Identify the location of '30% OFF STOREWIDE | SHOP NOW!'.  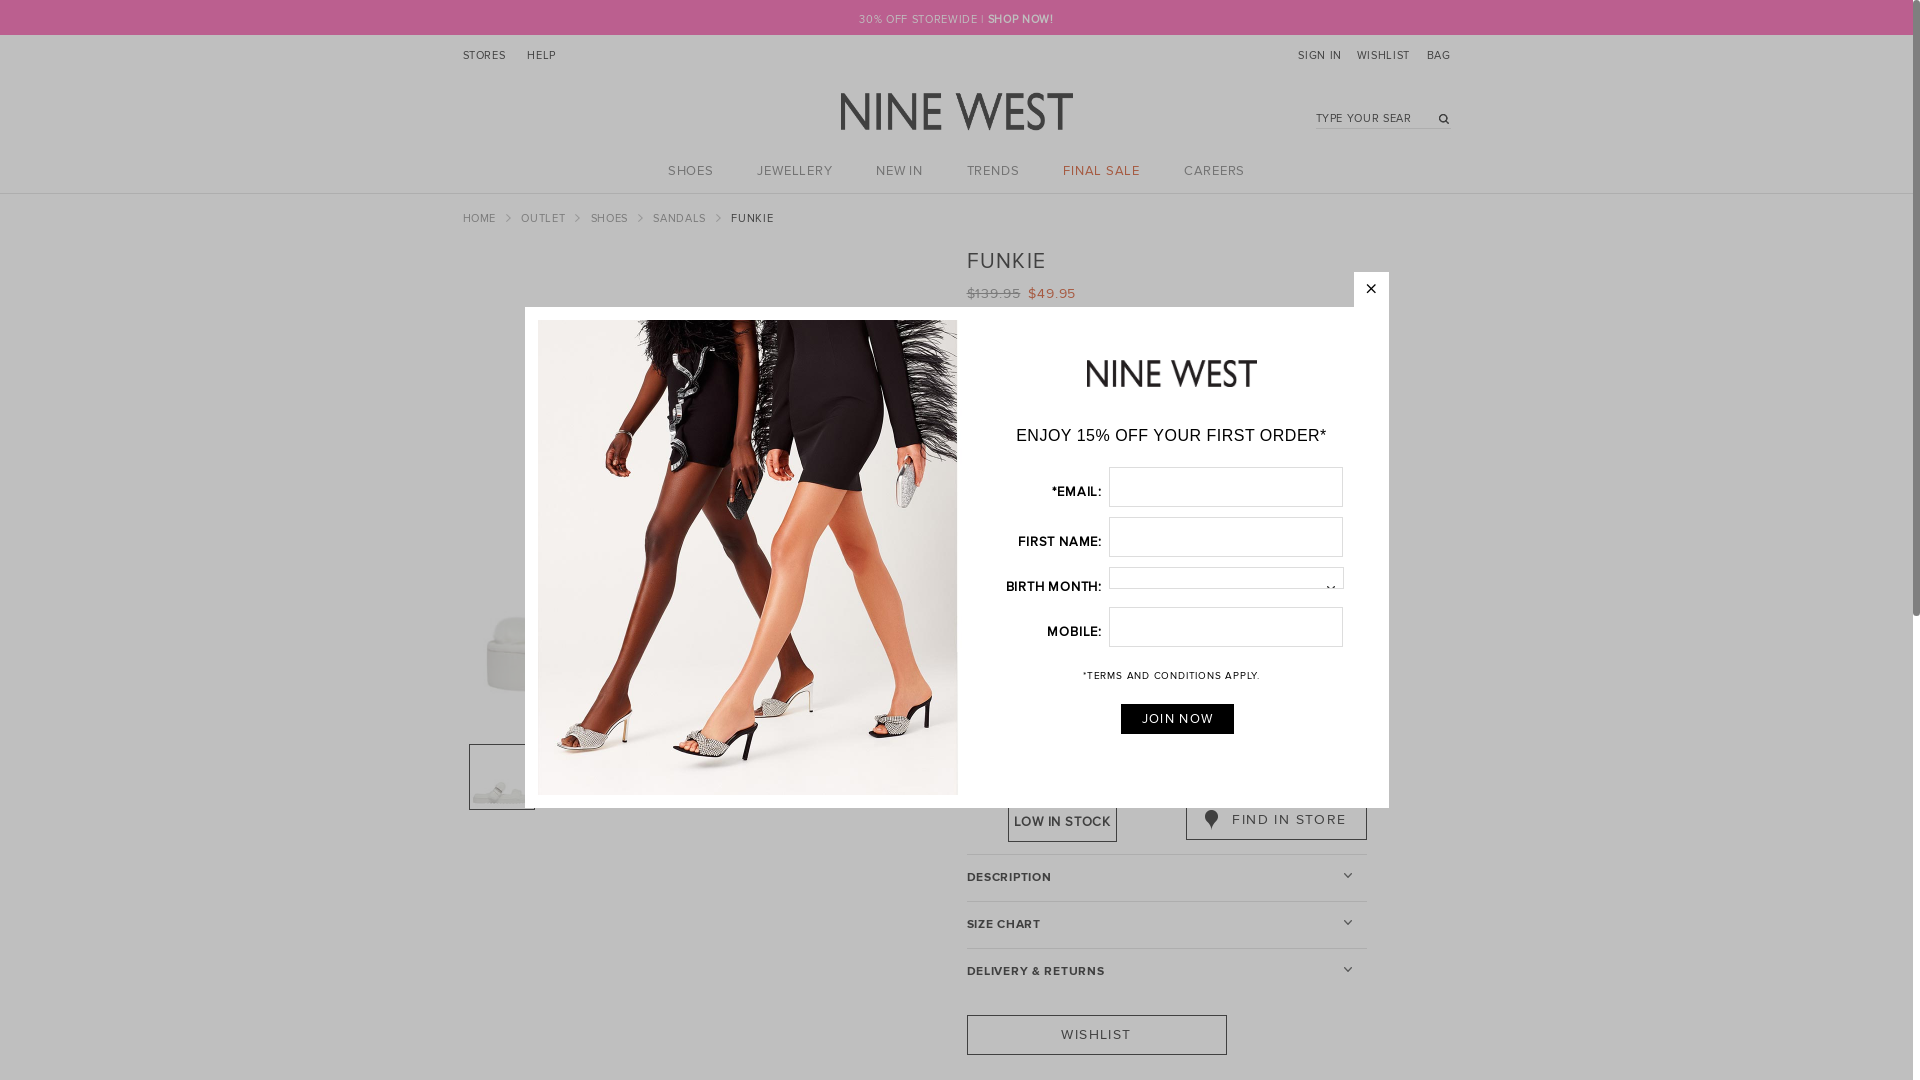
(954, 19).